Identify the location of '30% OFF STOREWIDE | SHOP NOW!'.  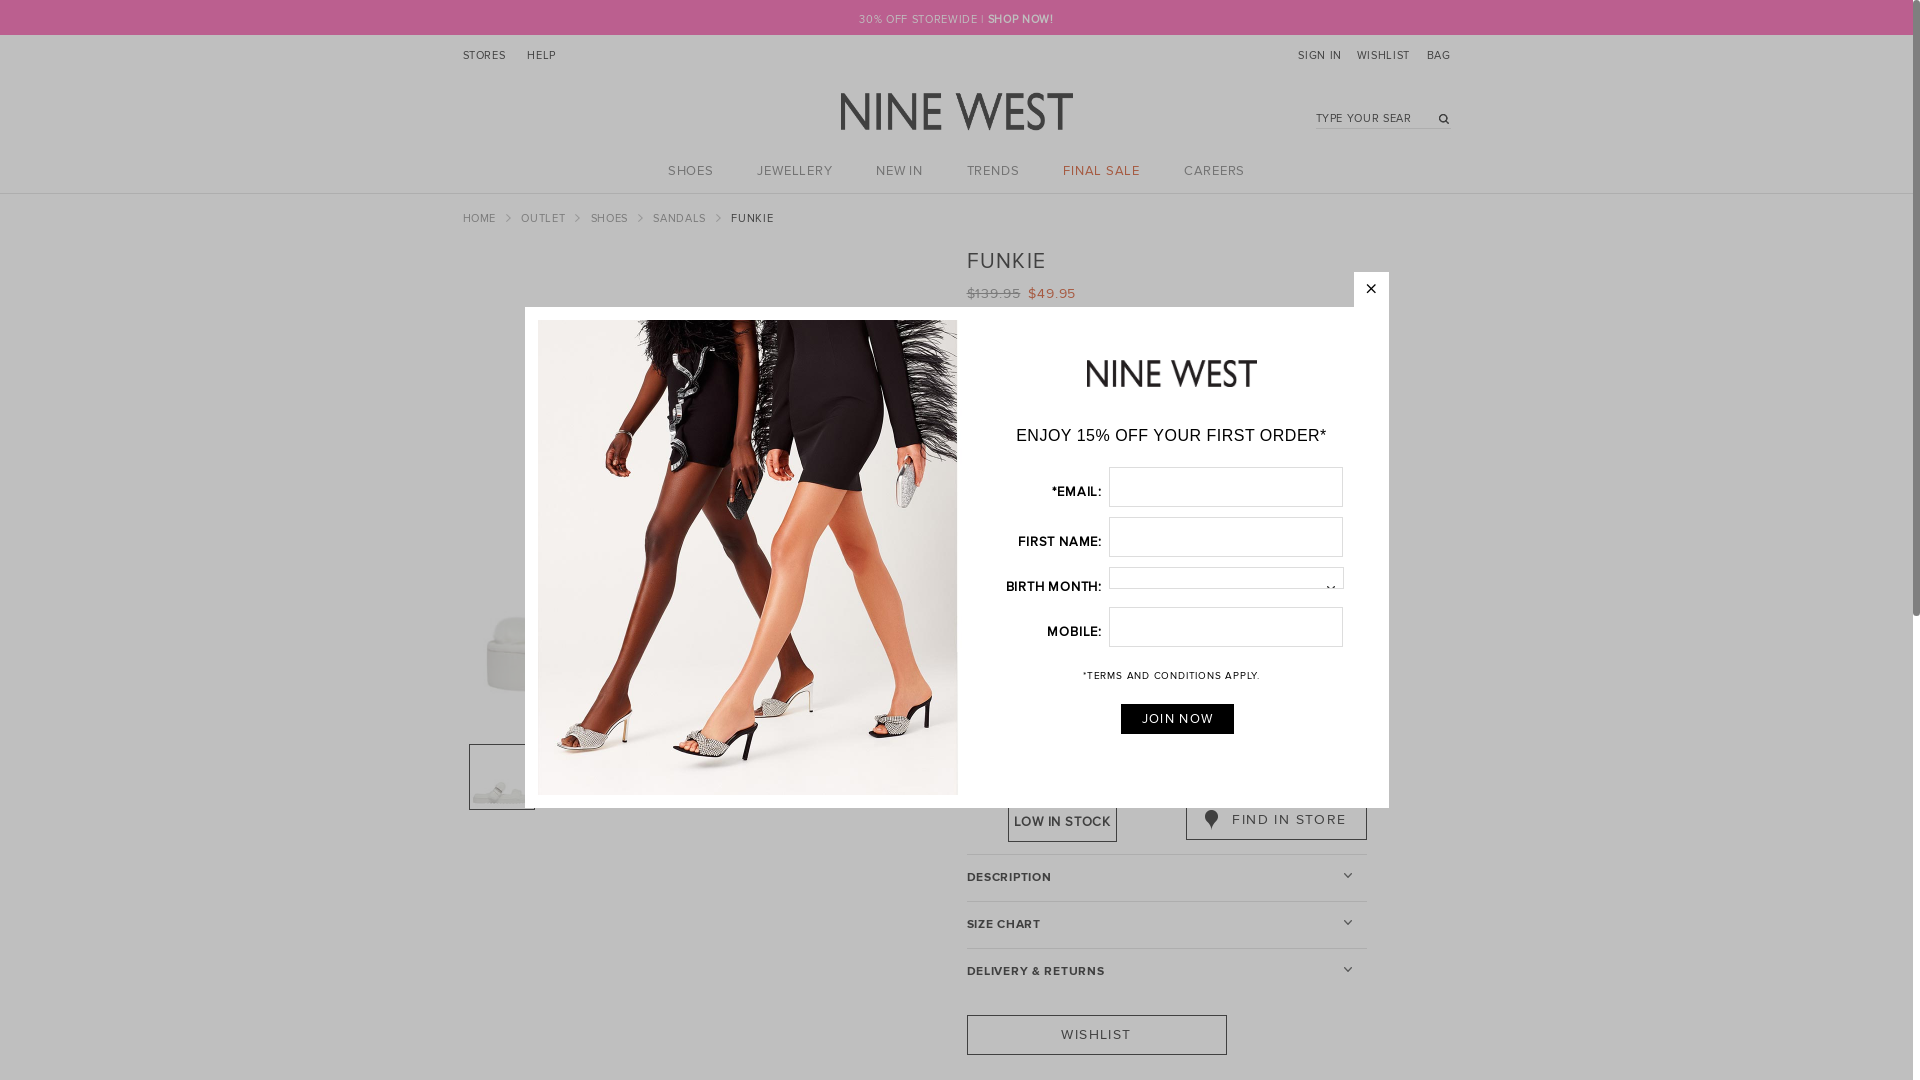
(954, 19).